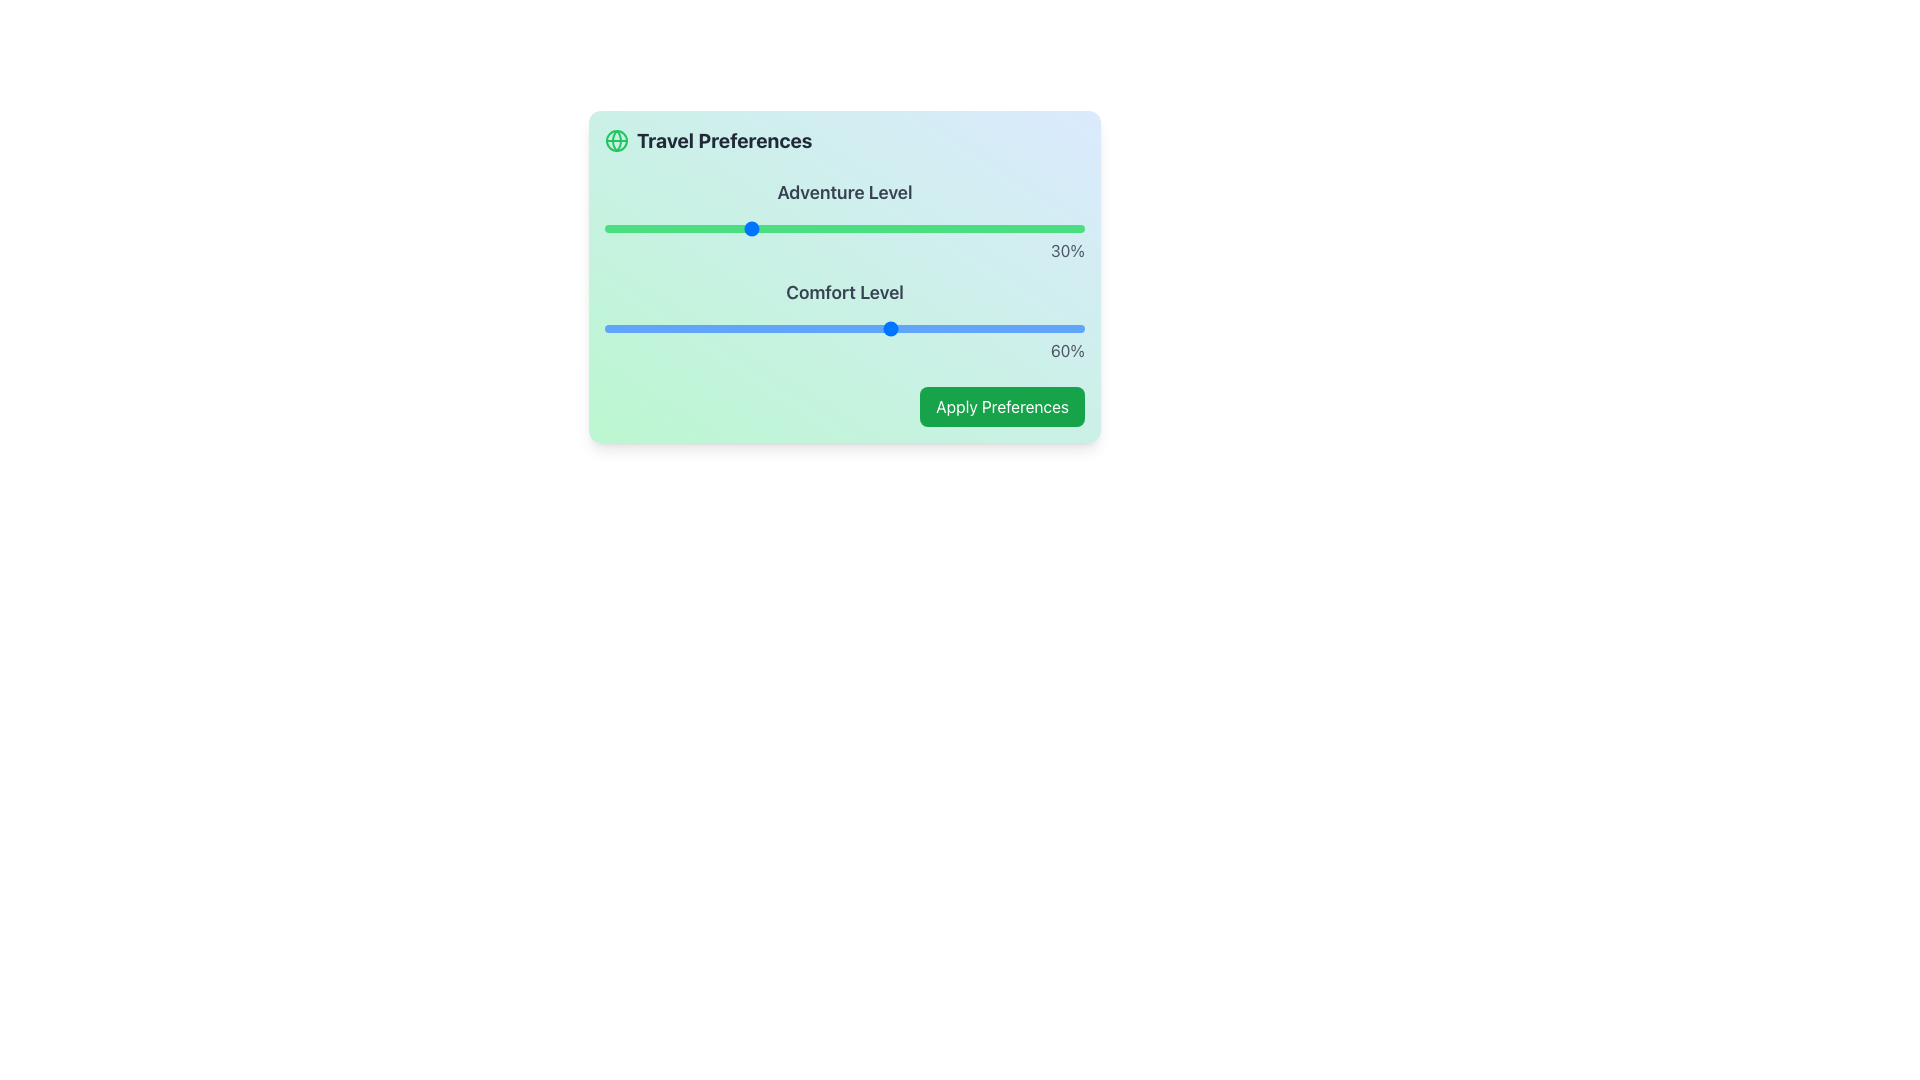 The image size is (1920, 1080). Describe the element at coordinates (616, 140) in the screenshot. I see `the central circular feature of the globe SVG icon located near the 'Travel Preferences' heading in the top-left portion of the interface` at that location.